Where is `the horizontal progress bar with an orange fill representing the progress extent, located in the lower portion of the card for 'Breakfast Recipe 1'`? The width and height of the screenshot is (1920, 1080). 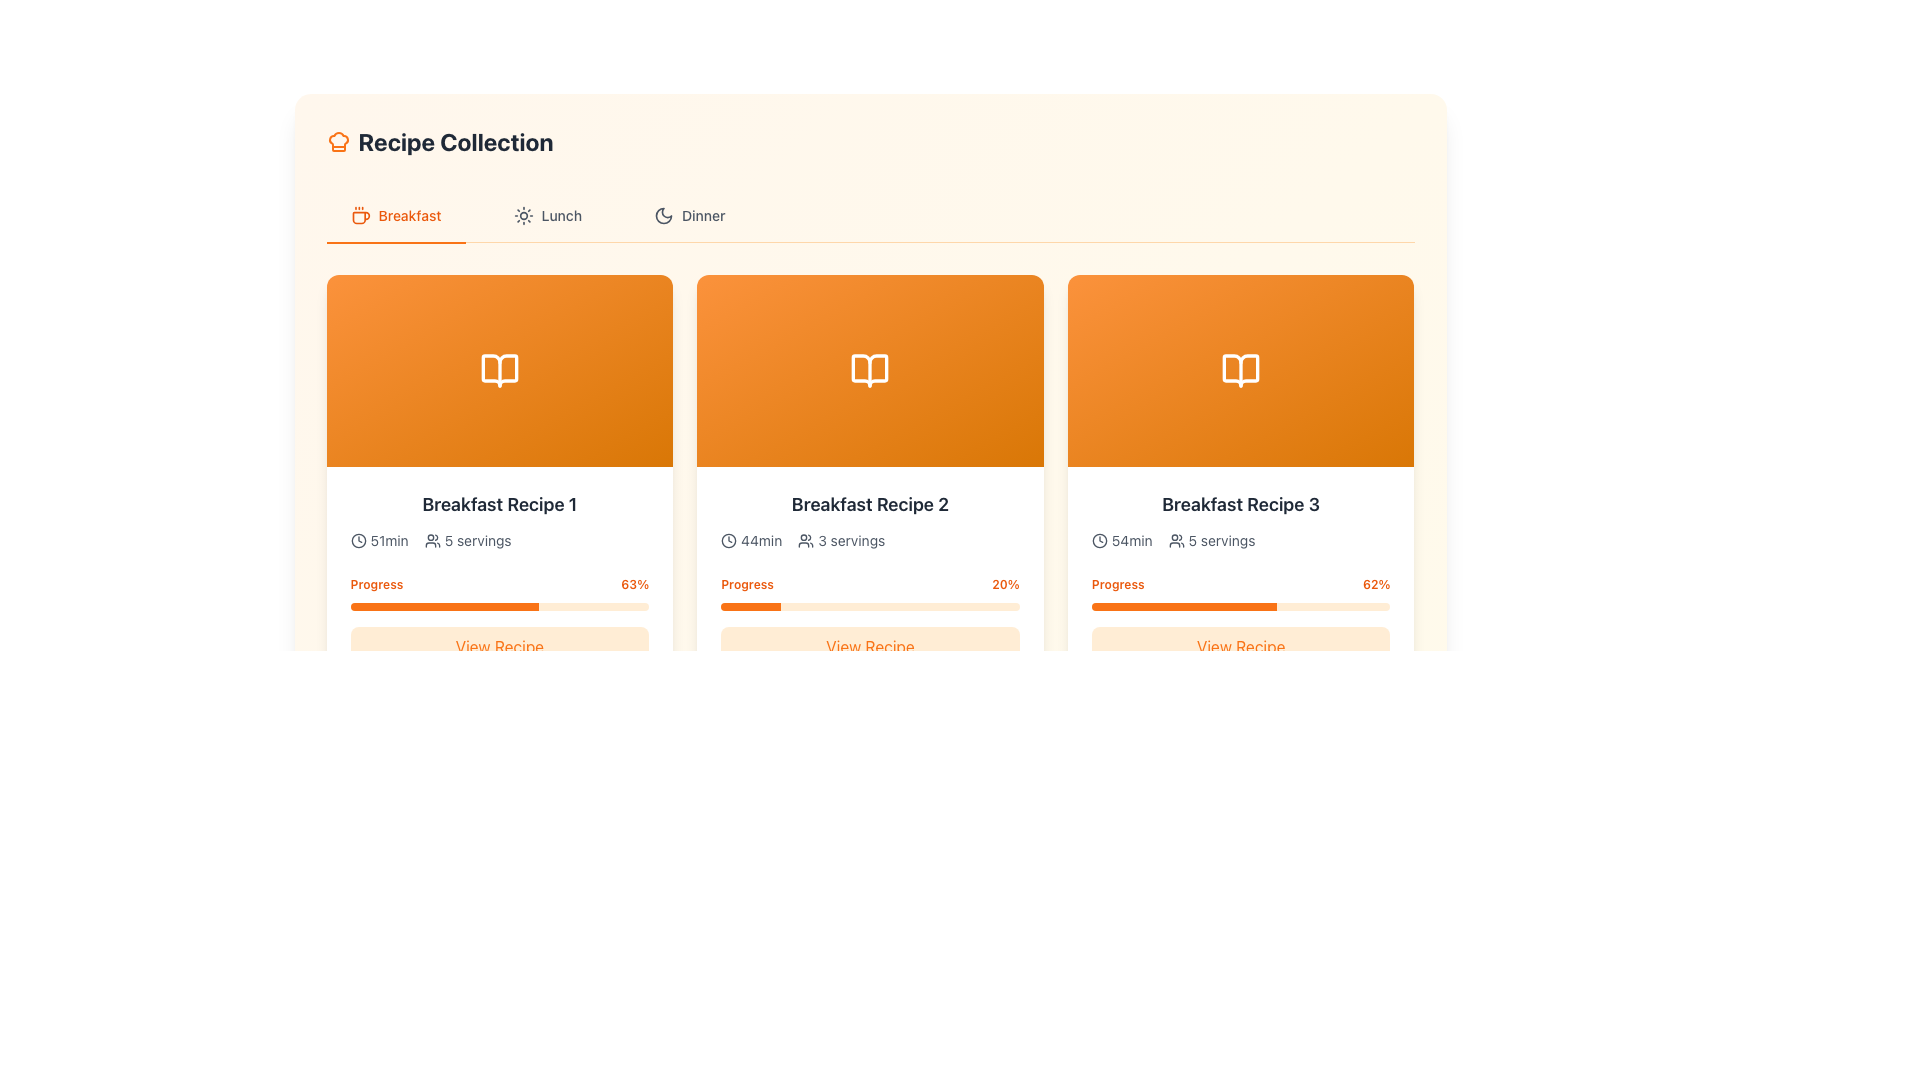 the horizontal progress bar with an orange fill representing the progress extent, located in the lower portion of the card for 'Breakfast Recipe 1' is located at coordinates (443, 605).